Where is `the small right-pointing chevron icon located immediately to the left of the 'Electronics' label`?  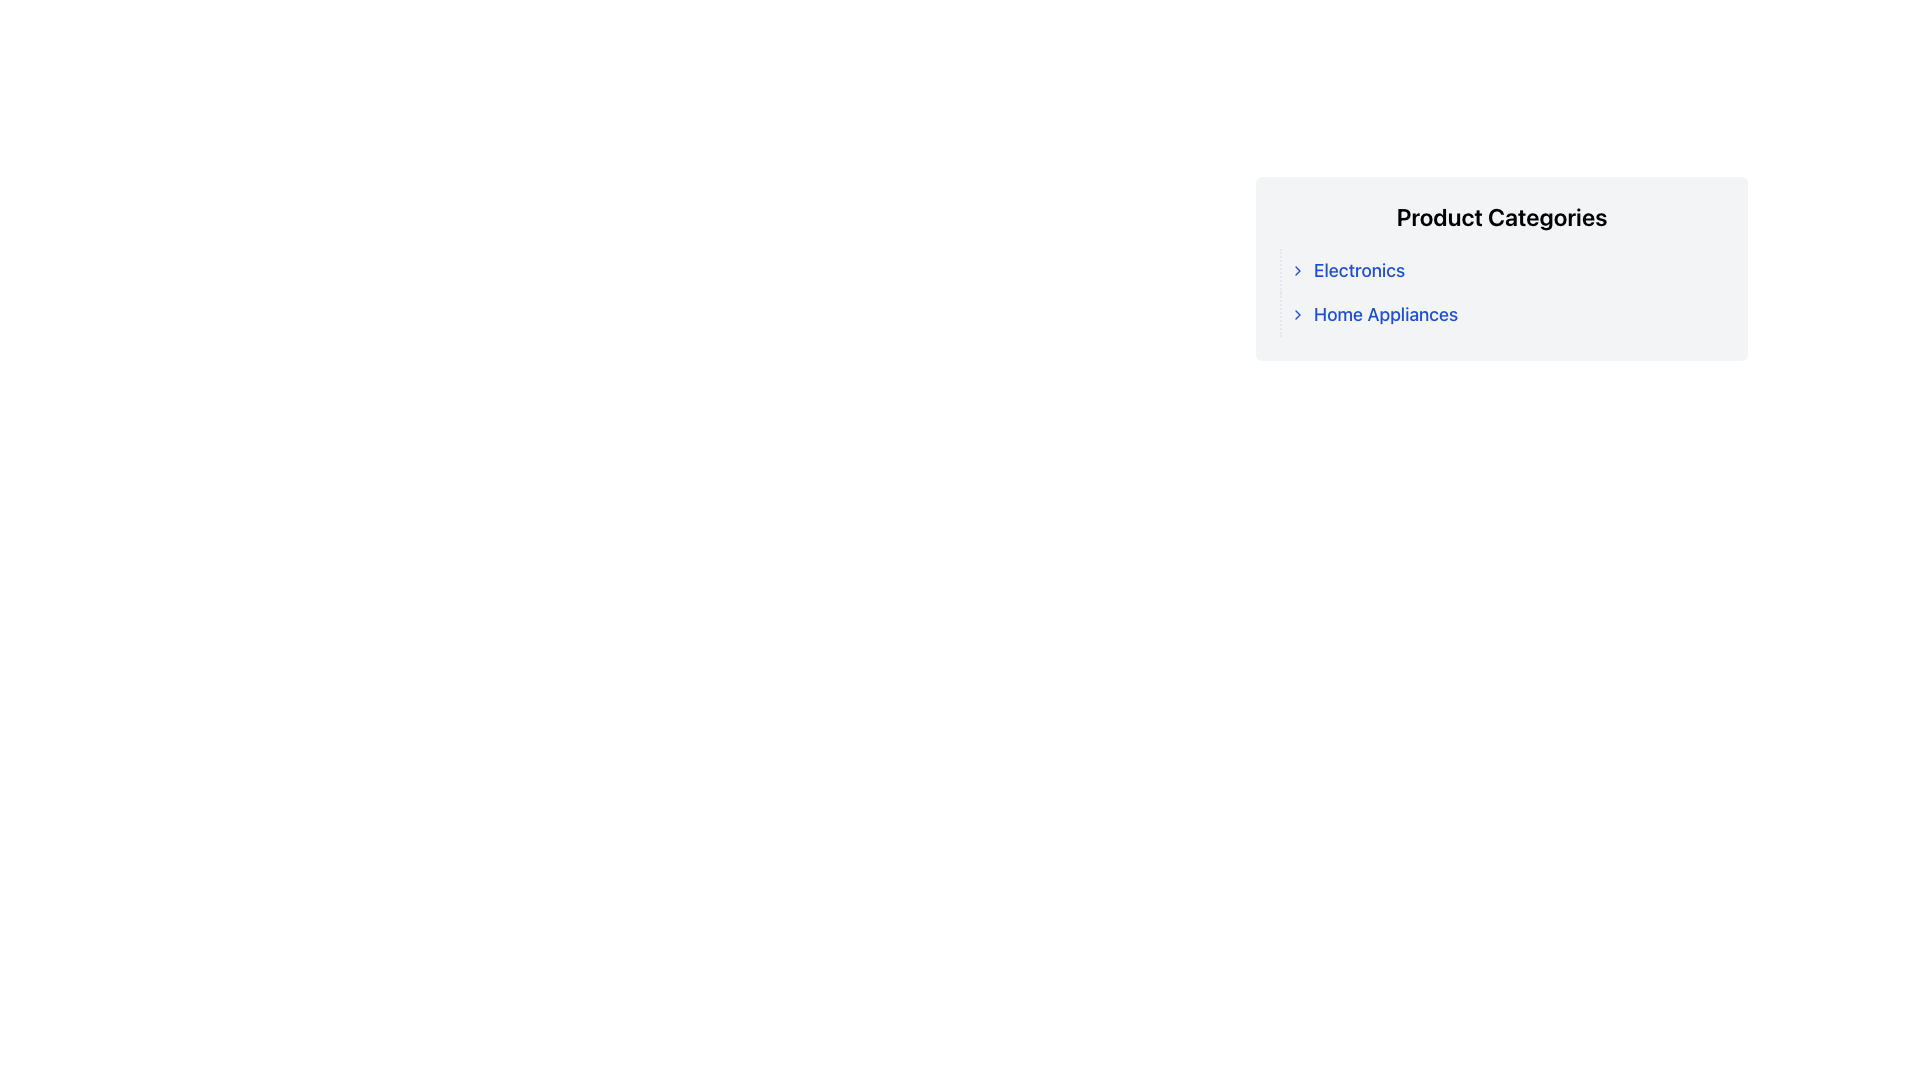
the small right-pointing chevron icon located immediately to the left of the 'Electronics' label is located at coordinates (1297, 270).